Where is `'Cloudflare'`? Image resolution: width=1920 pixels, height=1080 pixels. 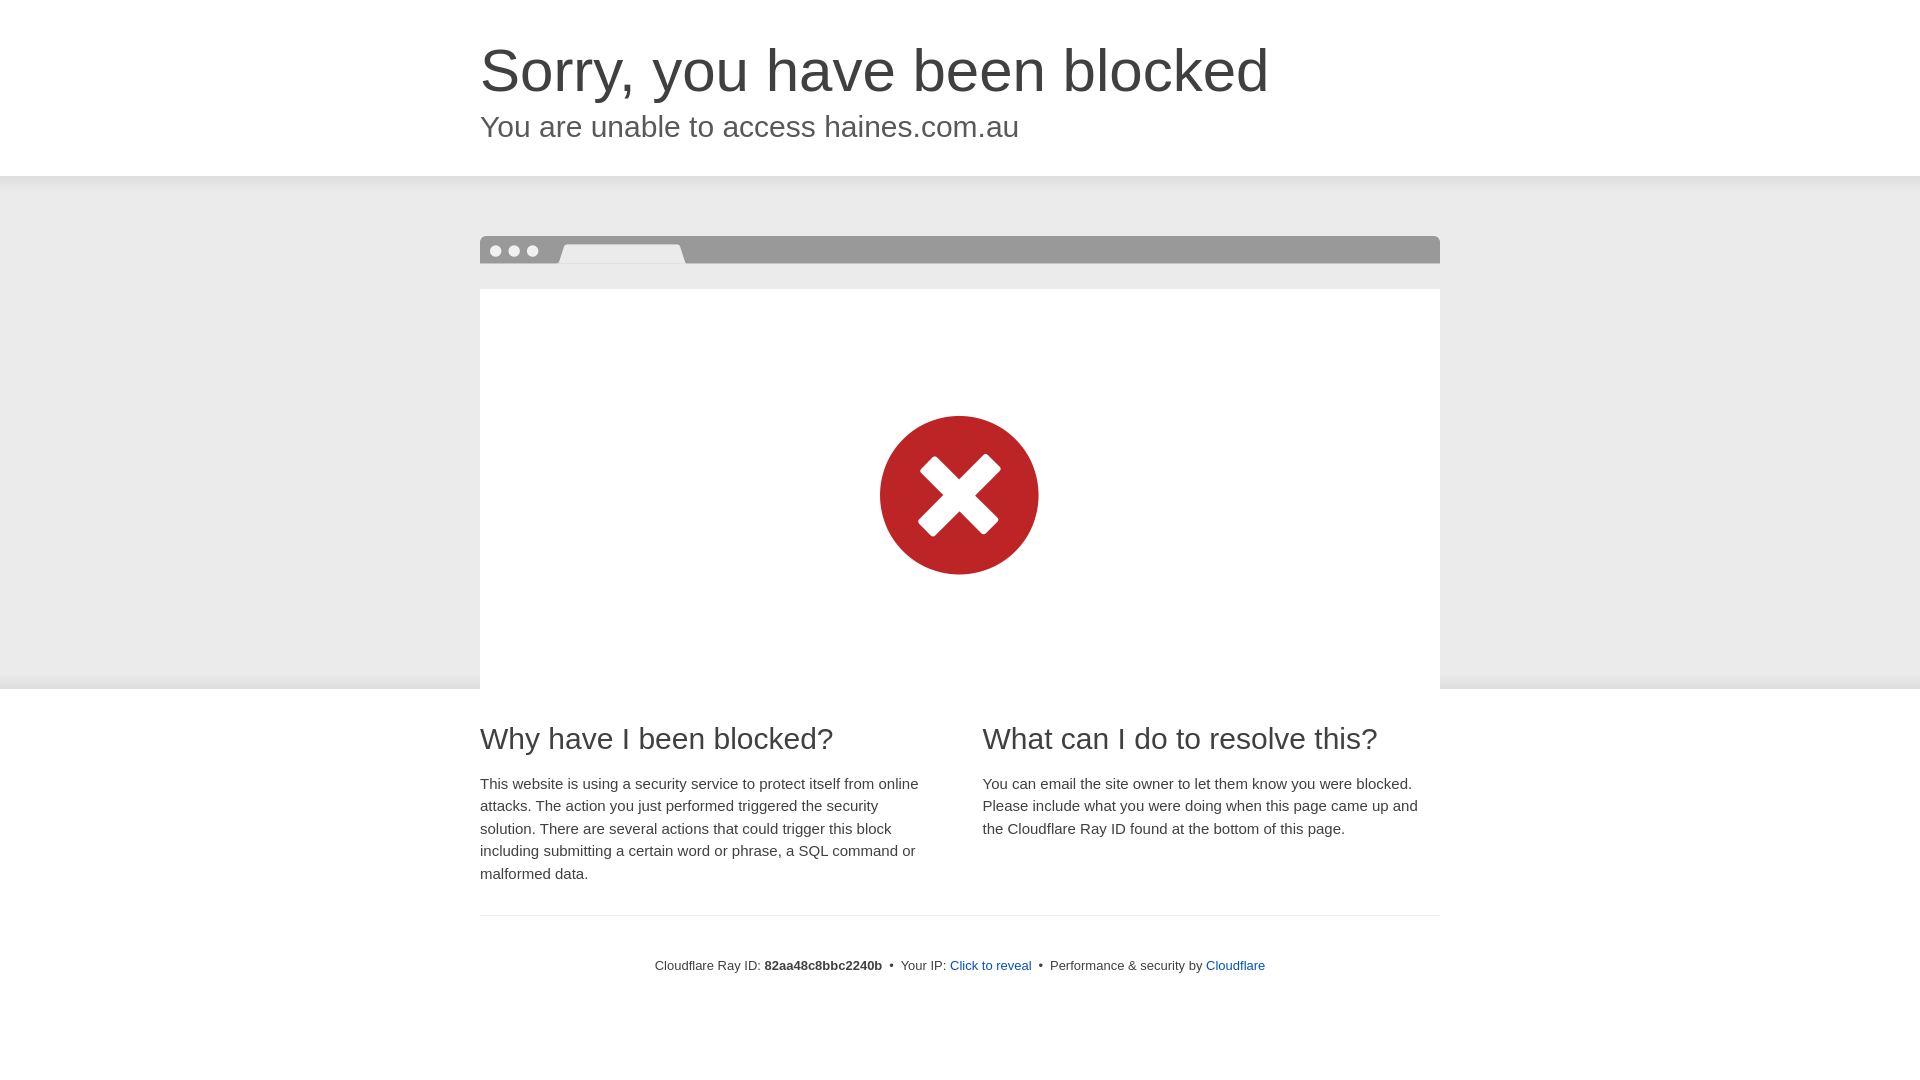 'Cloudflare' is located at coordinates (1234, 964).